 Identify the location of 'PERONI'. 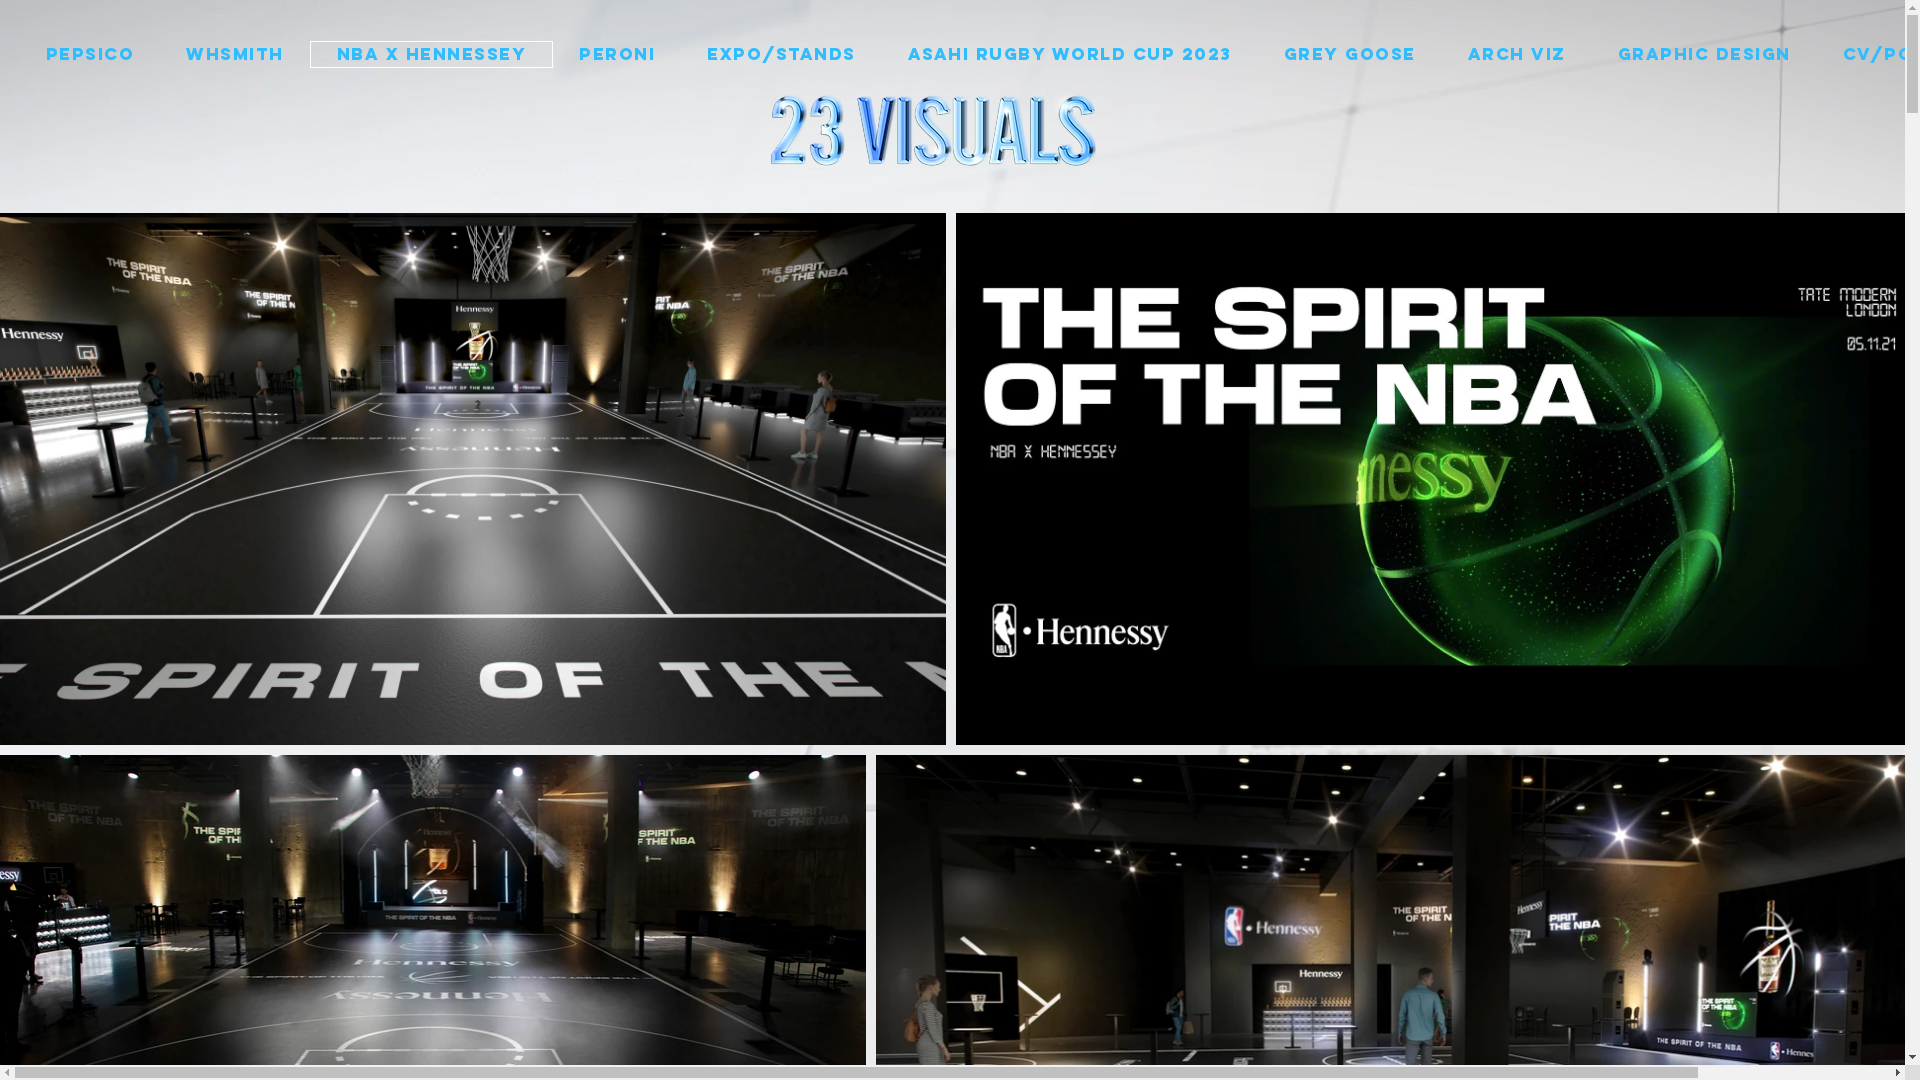
(616, 53).